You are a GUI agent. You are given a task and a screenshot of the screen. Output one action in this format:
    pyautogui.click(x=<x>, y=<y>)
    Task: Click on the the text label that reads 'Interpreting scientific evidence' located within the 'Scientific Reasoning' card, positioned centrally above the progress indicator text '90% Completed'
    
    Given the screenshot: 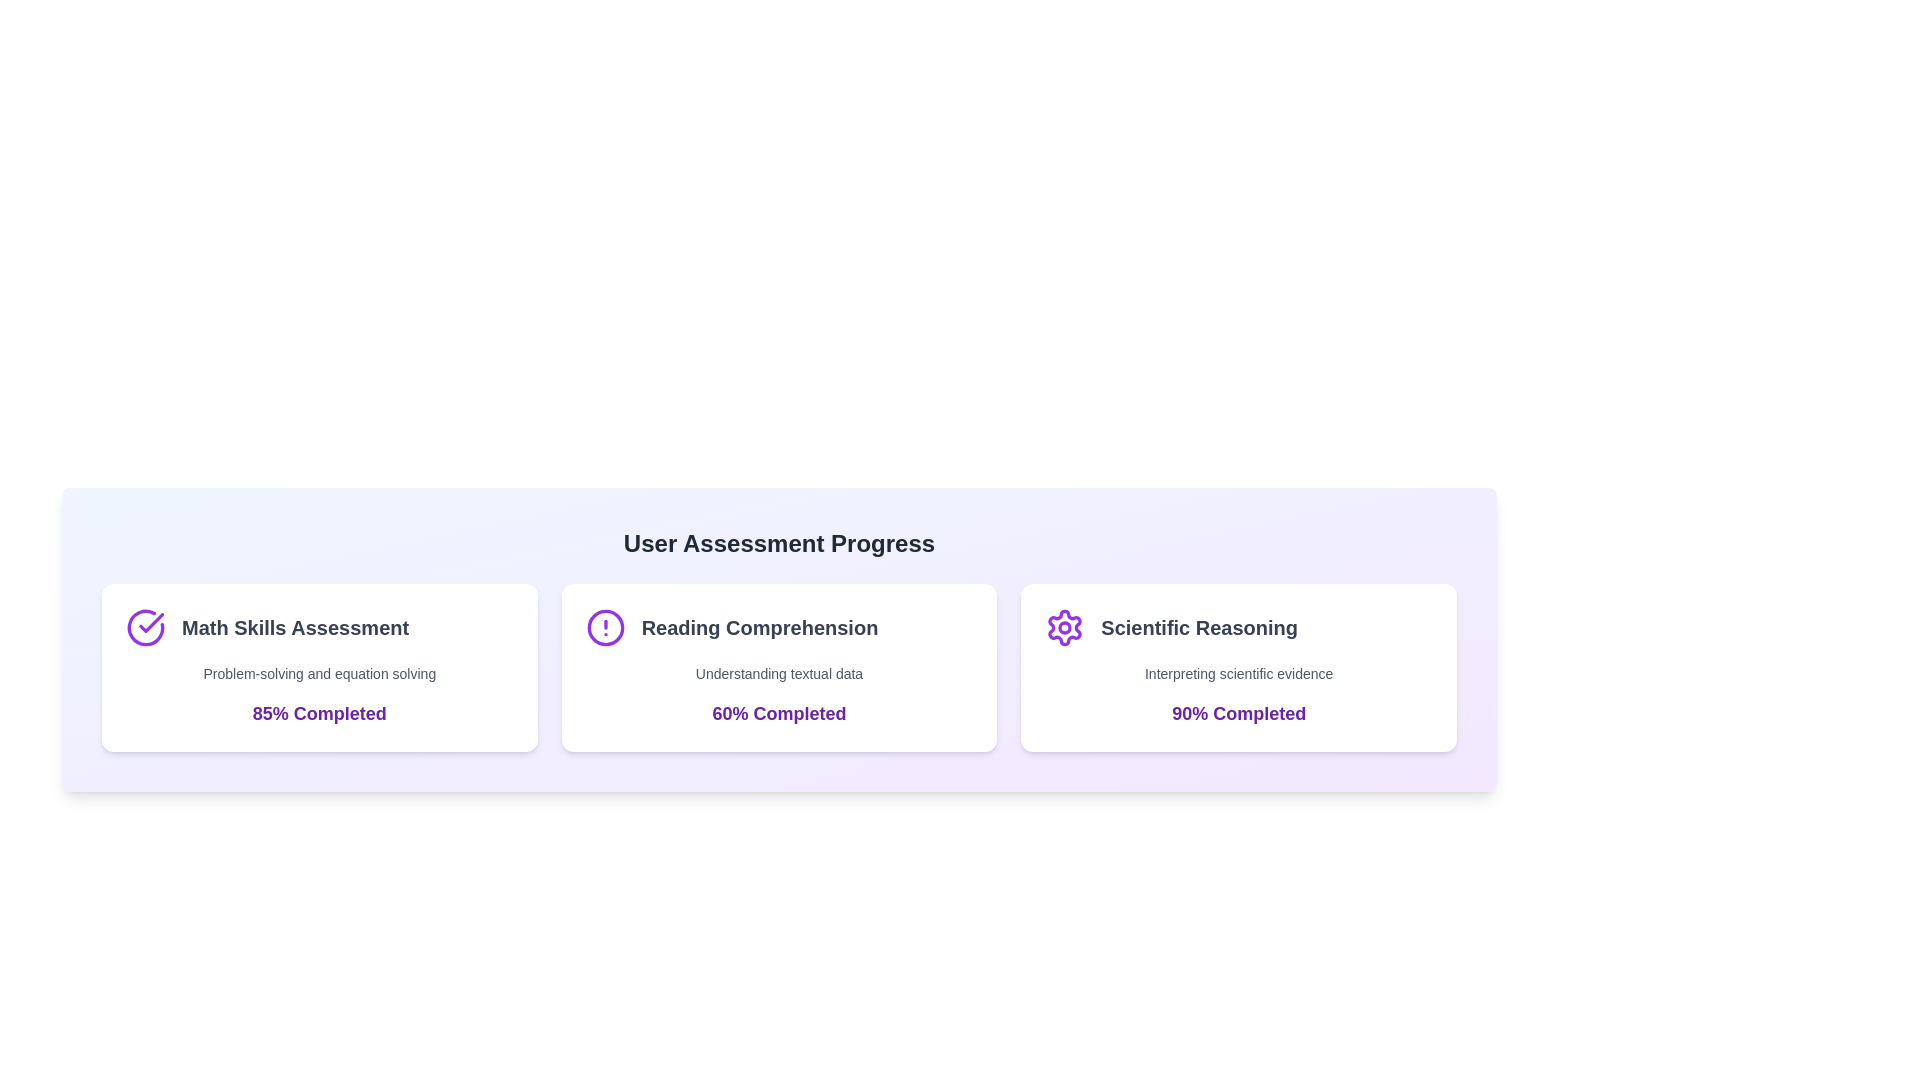 What is the action you would take?
    pyautogui.click(x=1238, y=674)
    